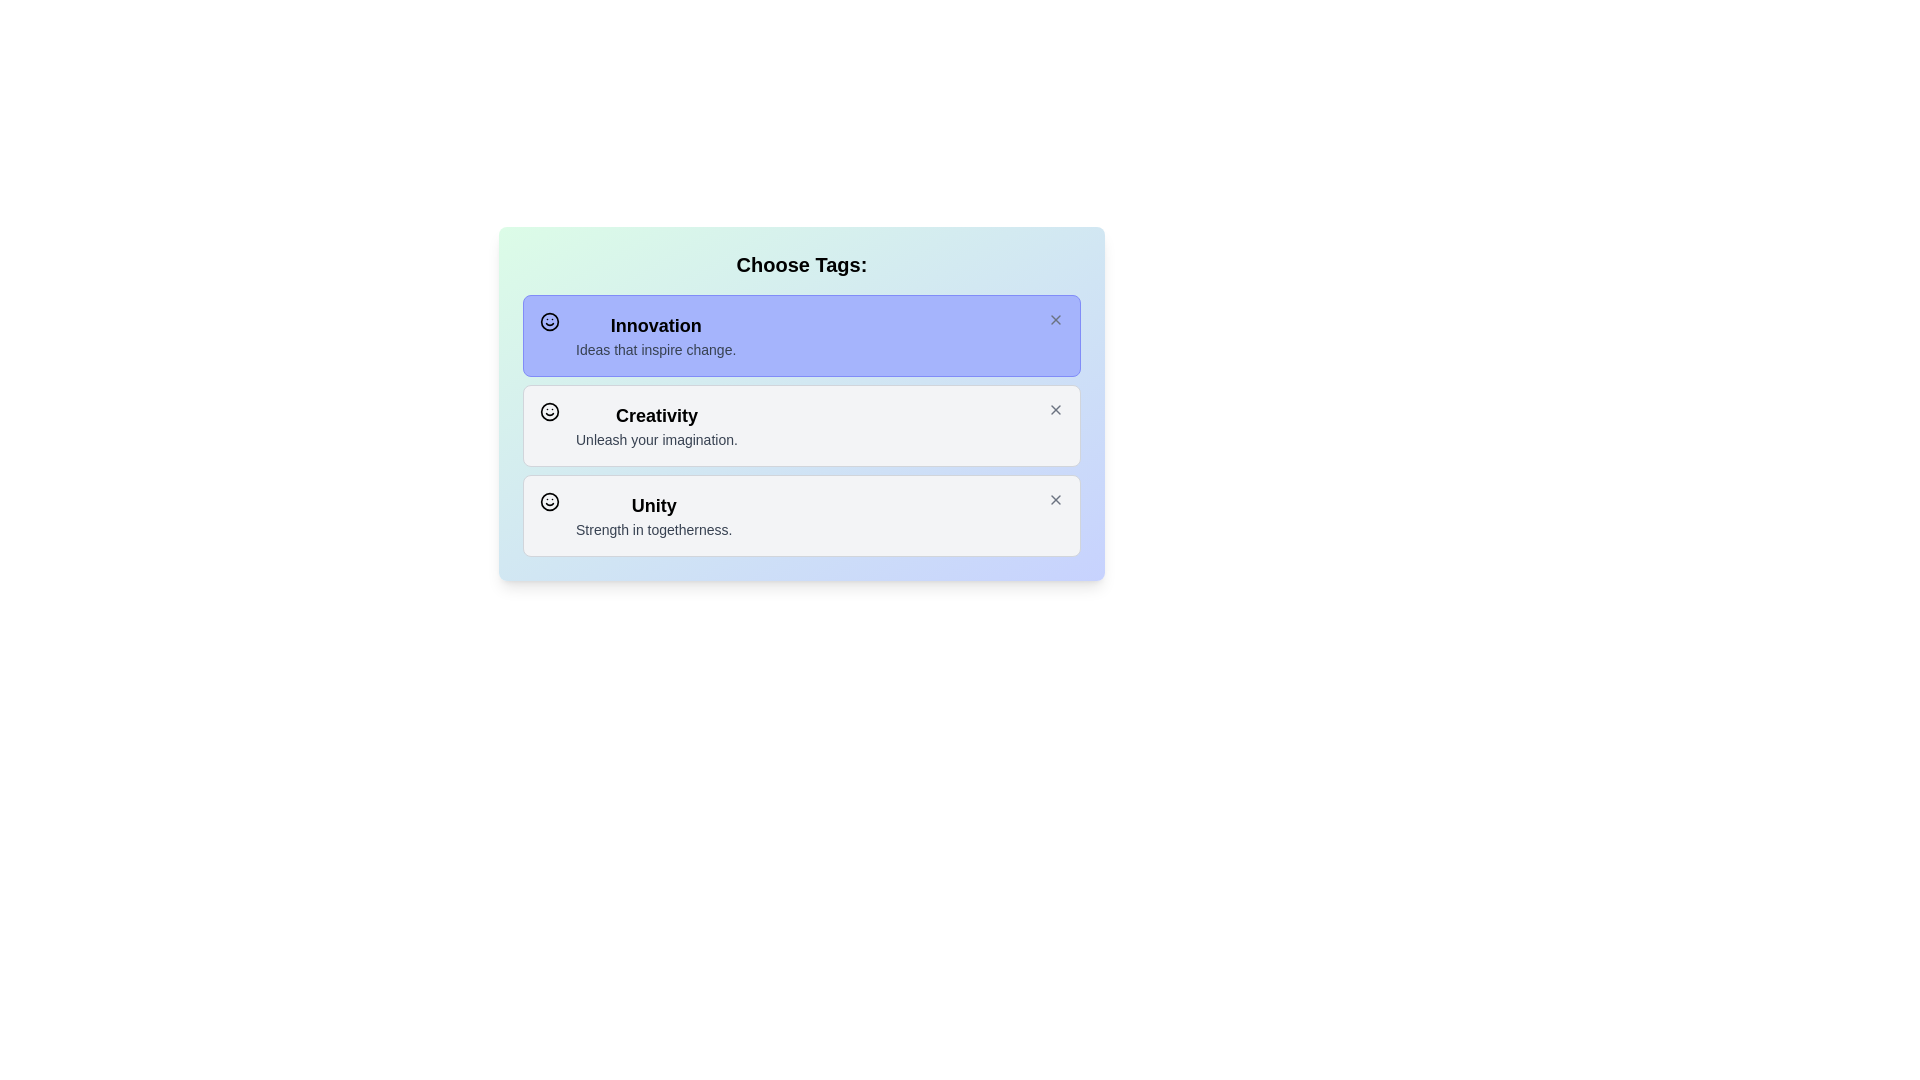  I want to click on the theme's name and description for Unity, so click(649, 515).